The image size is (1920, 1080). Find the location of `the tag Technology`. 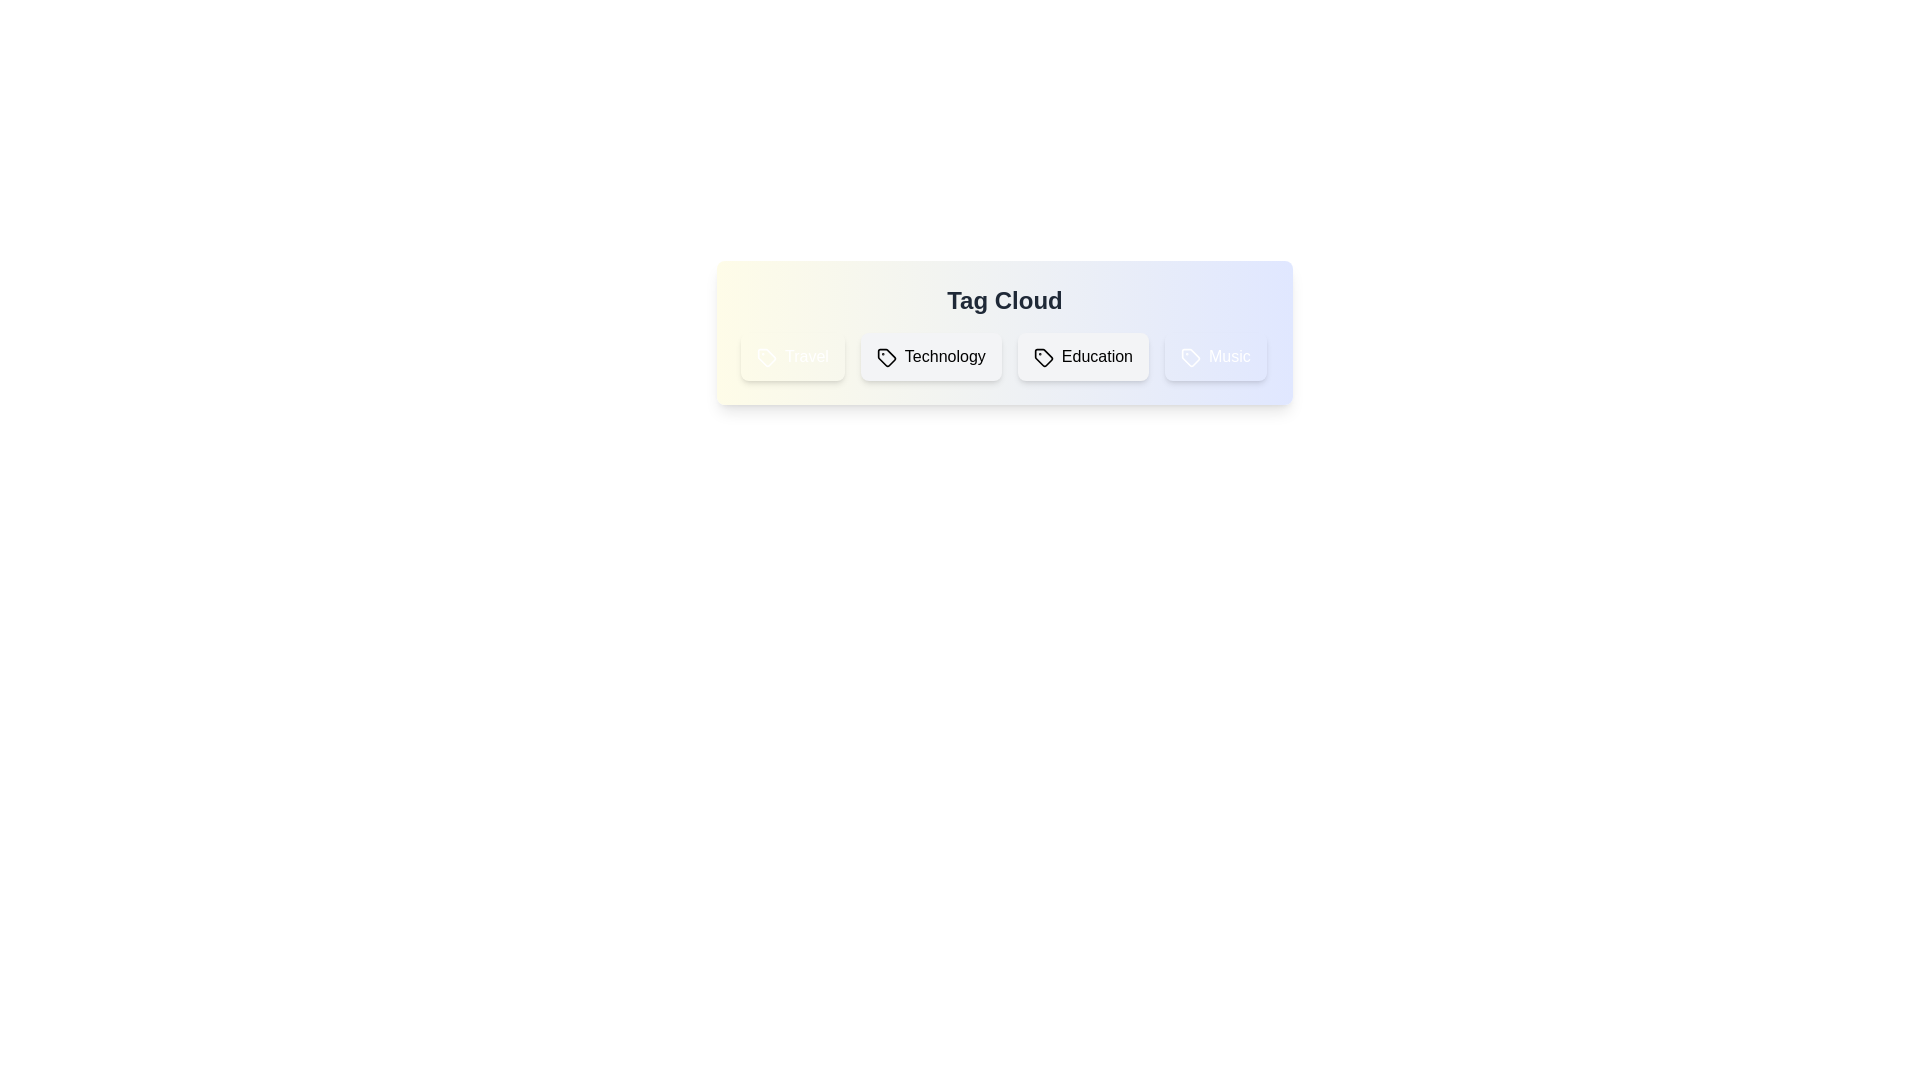

the tag Technology is located at coordinates (930, 356).